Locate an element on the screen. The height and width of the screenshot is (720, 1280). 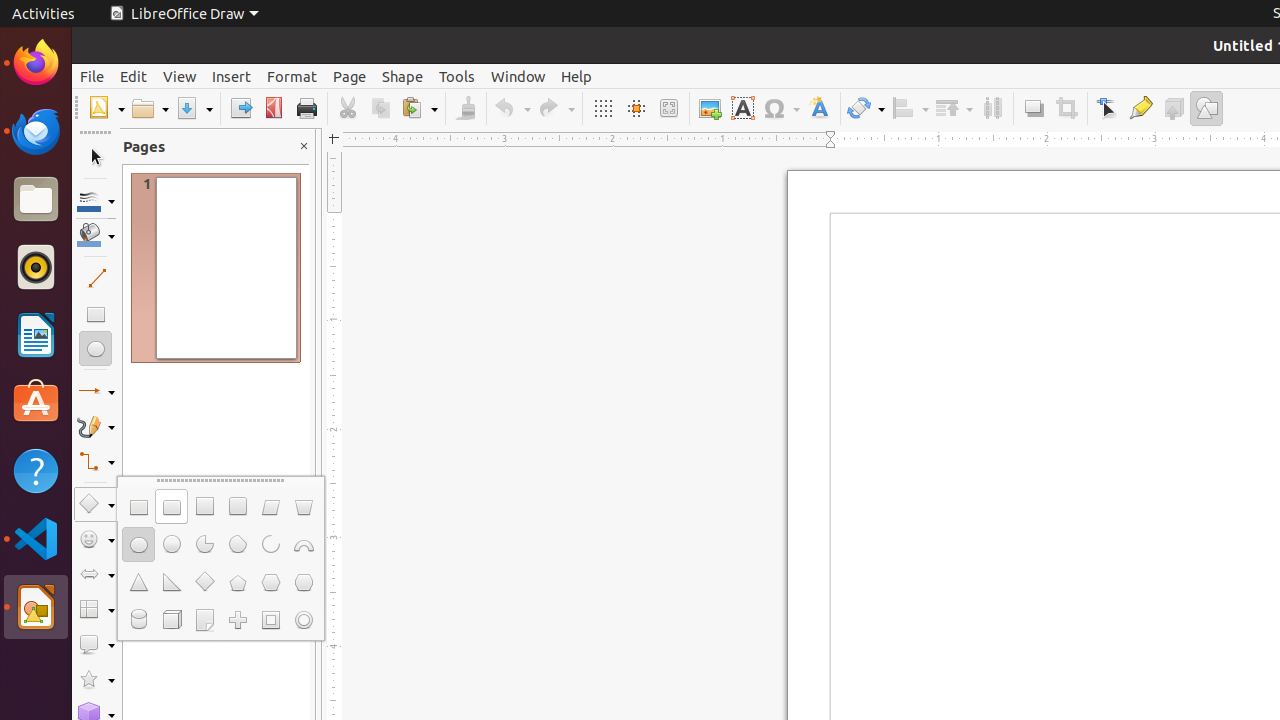
'Page' is located at coordinates (349, 75).